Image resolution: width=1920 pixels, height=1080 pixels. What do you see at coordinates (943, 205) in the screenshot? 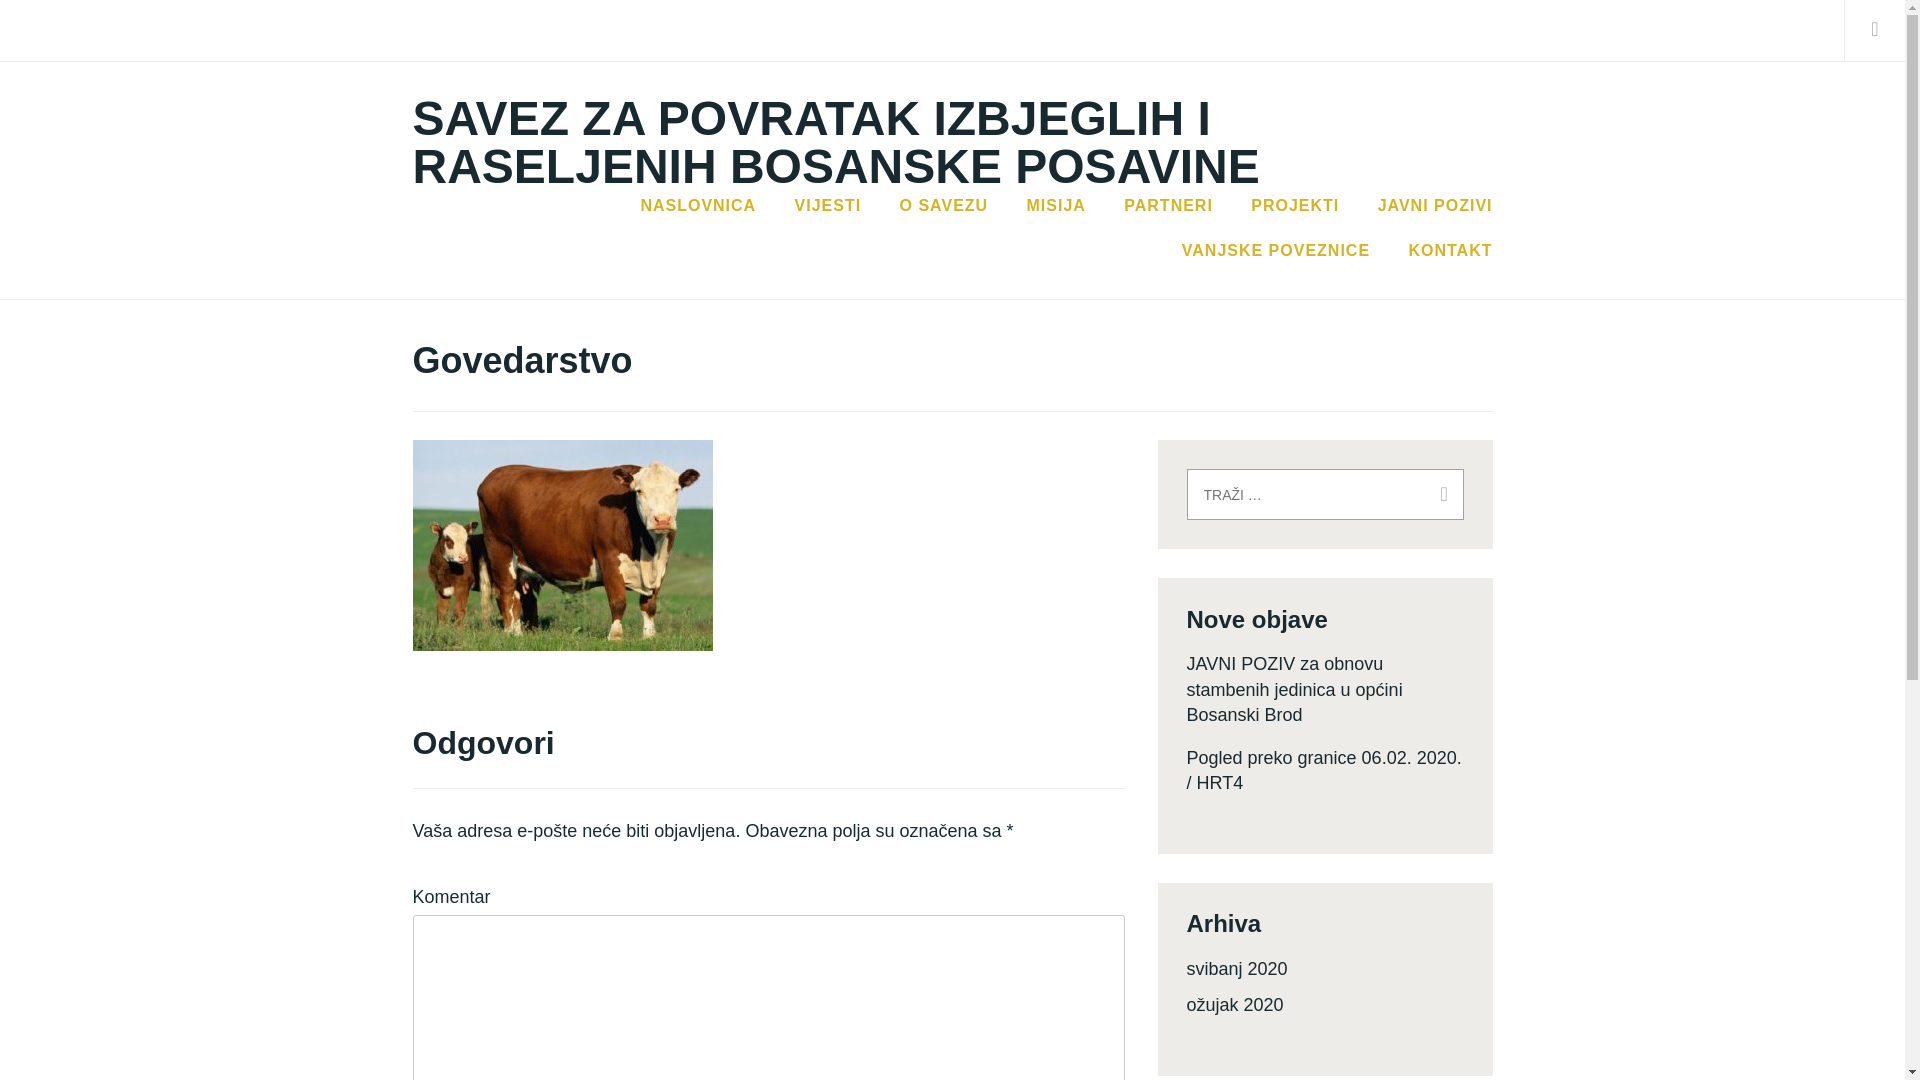
I see `'O SAVEZU'` at bounding box center [943, 205].